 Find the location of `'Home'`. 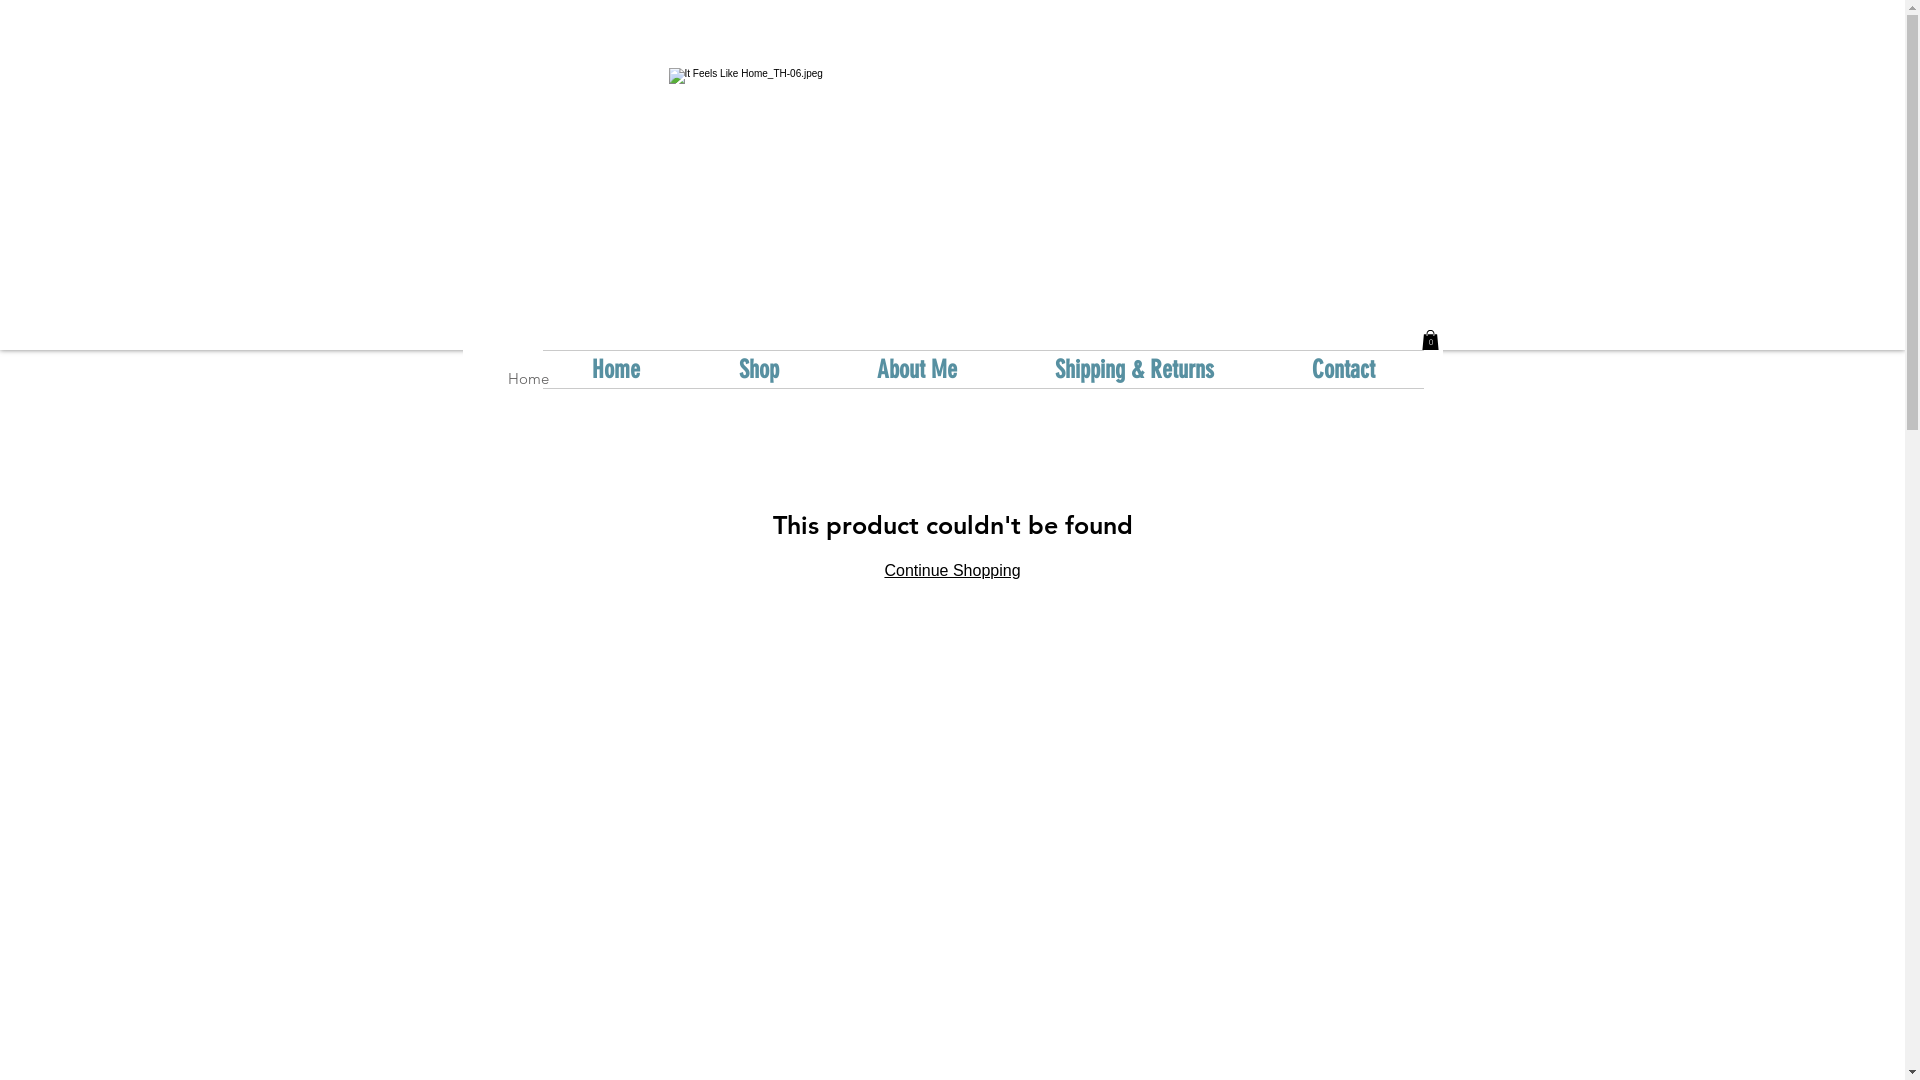

'Home' is located at coordinates (528, 378).